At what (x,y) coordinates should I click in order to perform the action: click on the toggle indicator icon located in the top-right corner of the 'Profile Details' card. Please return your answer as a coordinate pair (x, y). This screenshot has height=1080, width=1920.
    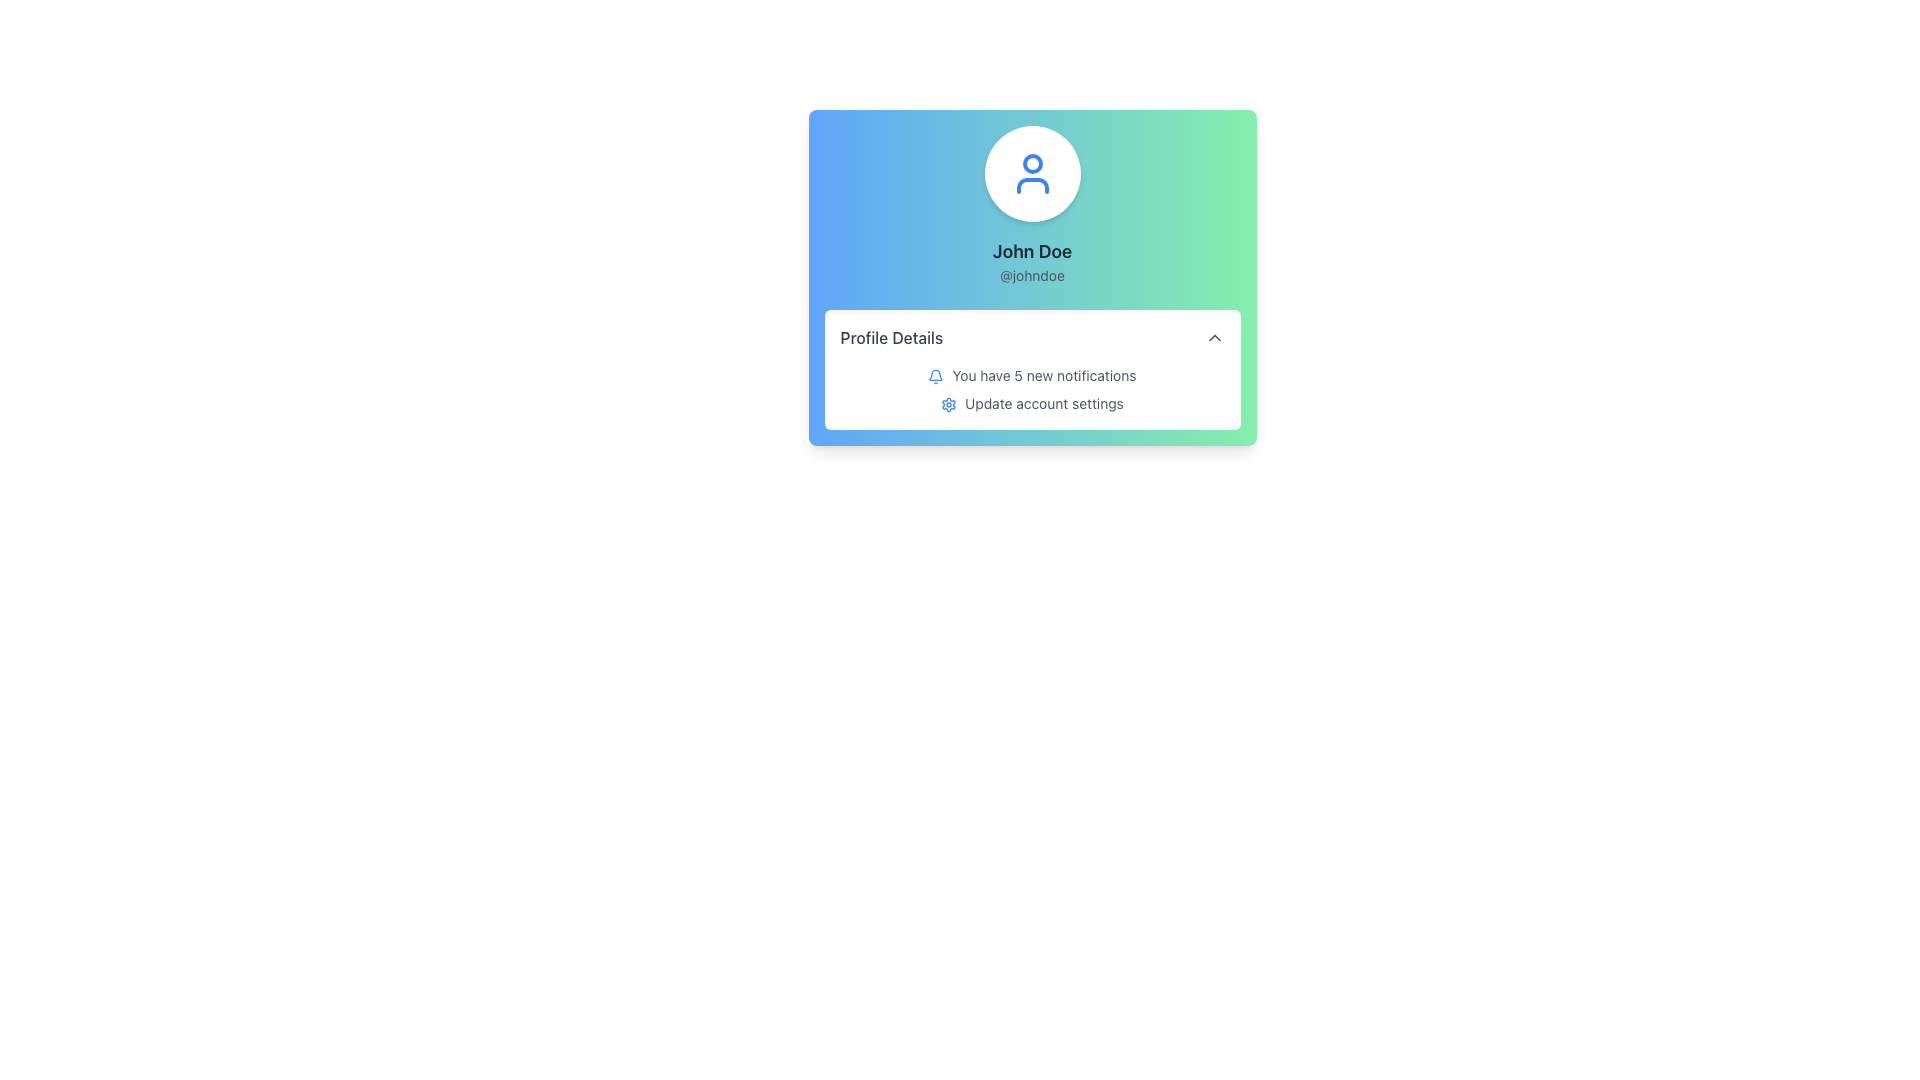
    Looking at the image, I should click on (1213, 337).